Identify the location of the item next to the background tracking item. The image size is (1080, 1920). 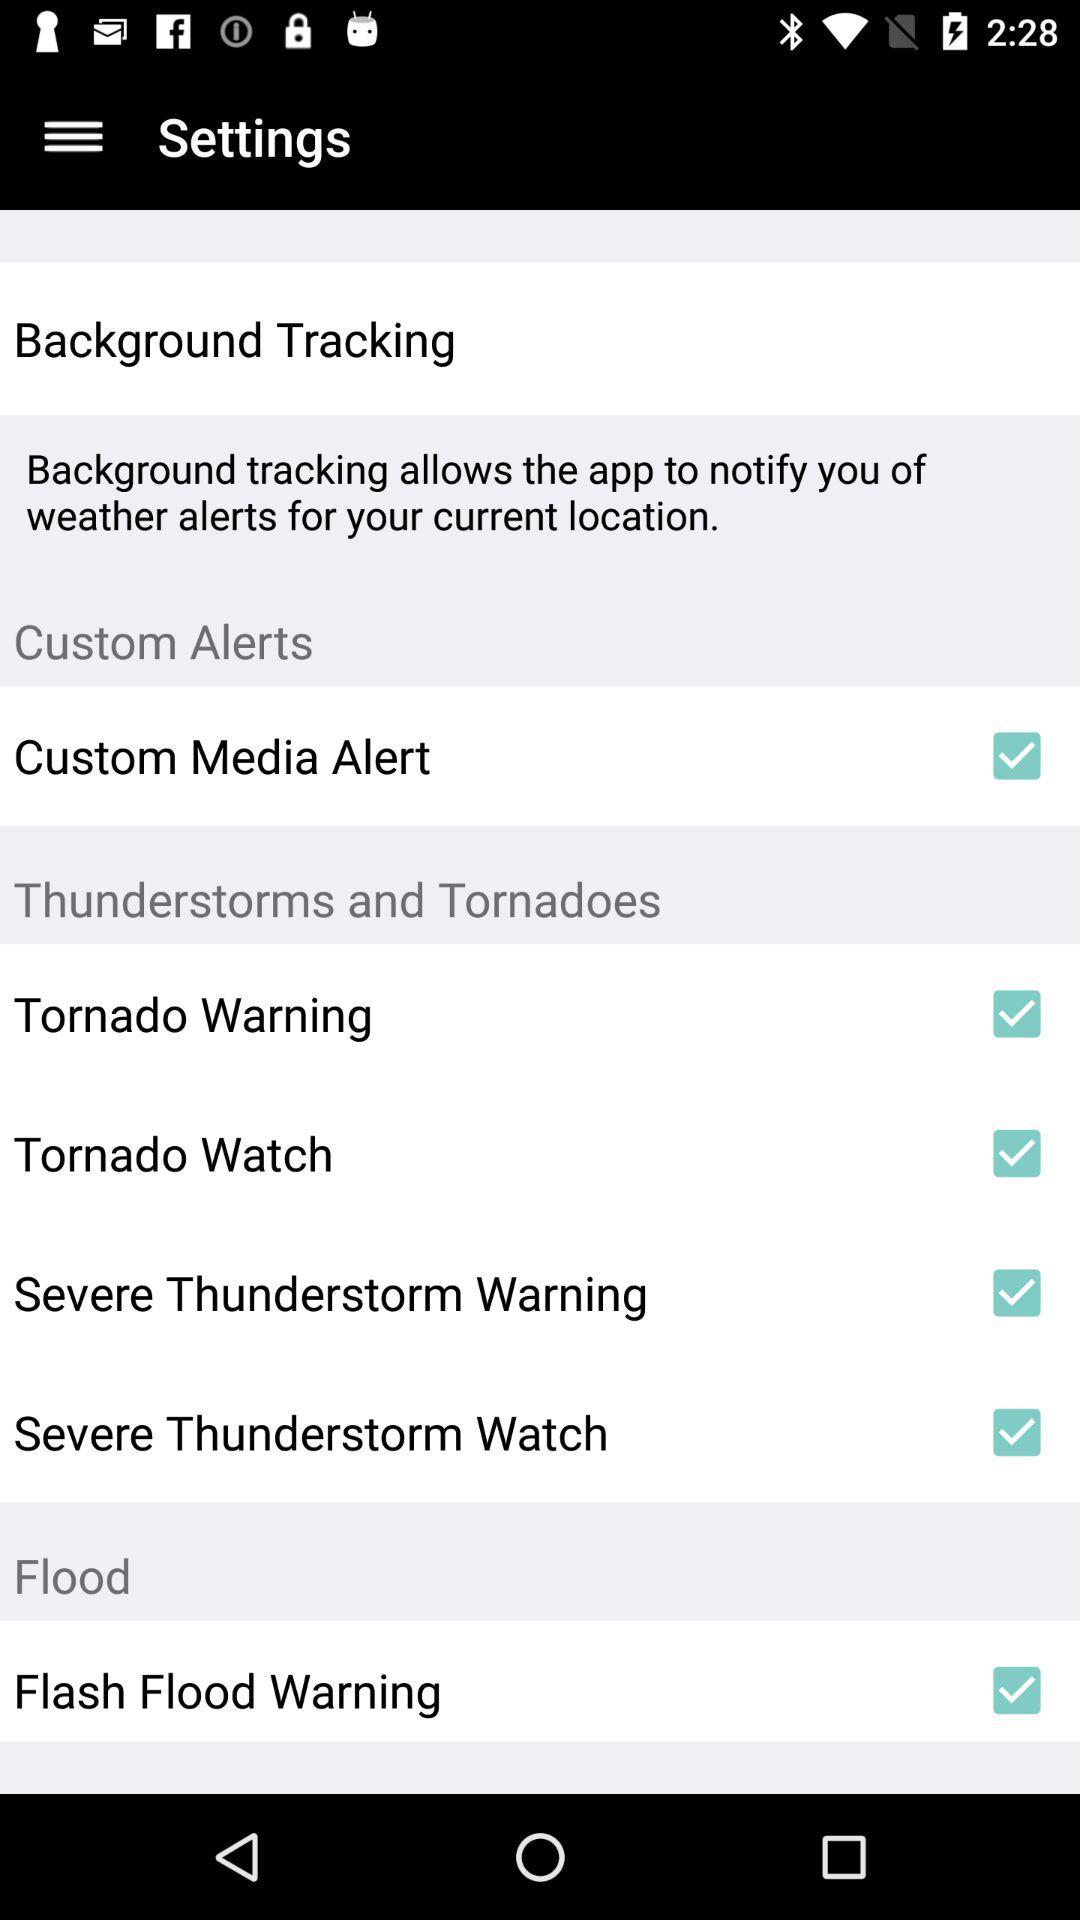
(1017, 339).